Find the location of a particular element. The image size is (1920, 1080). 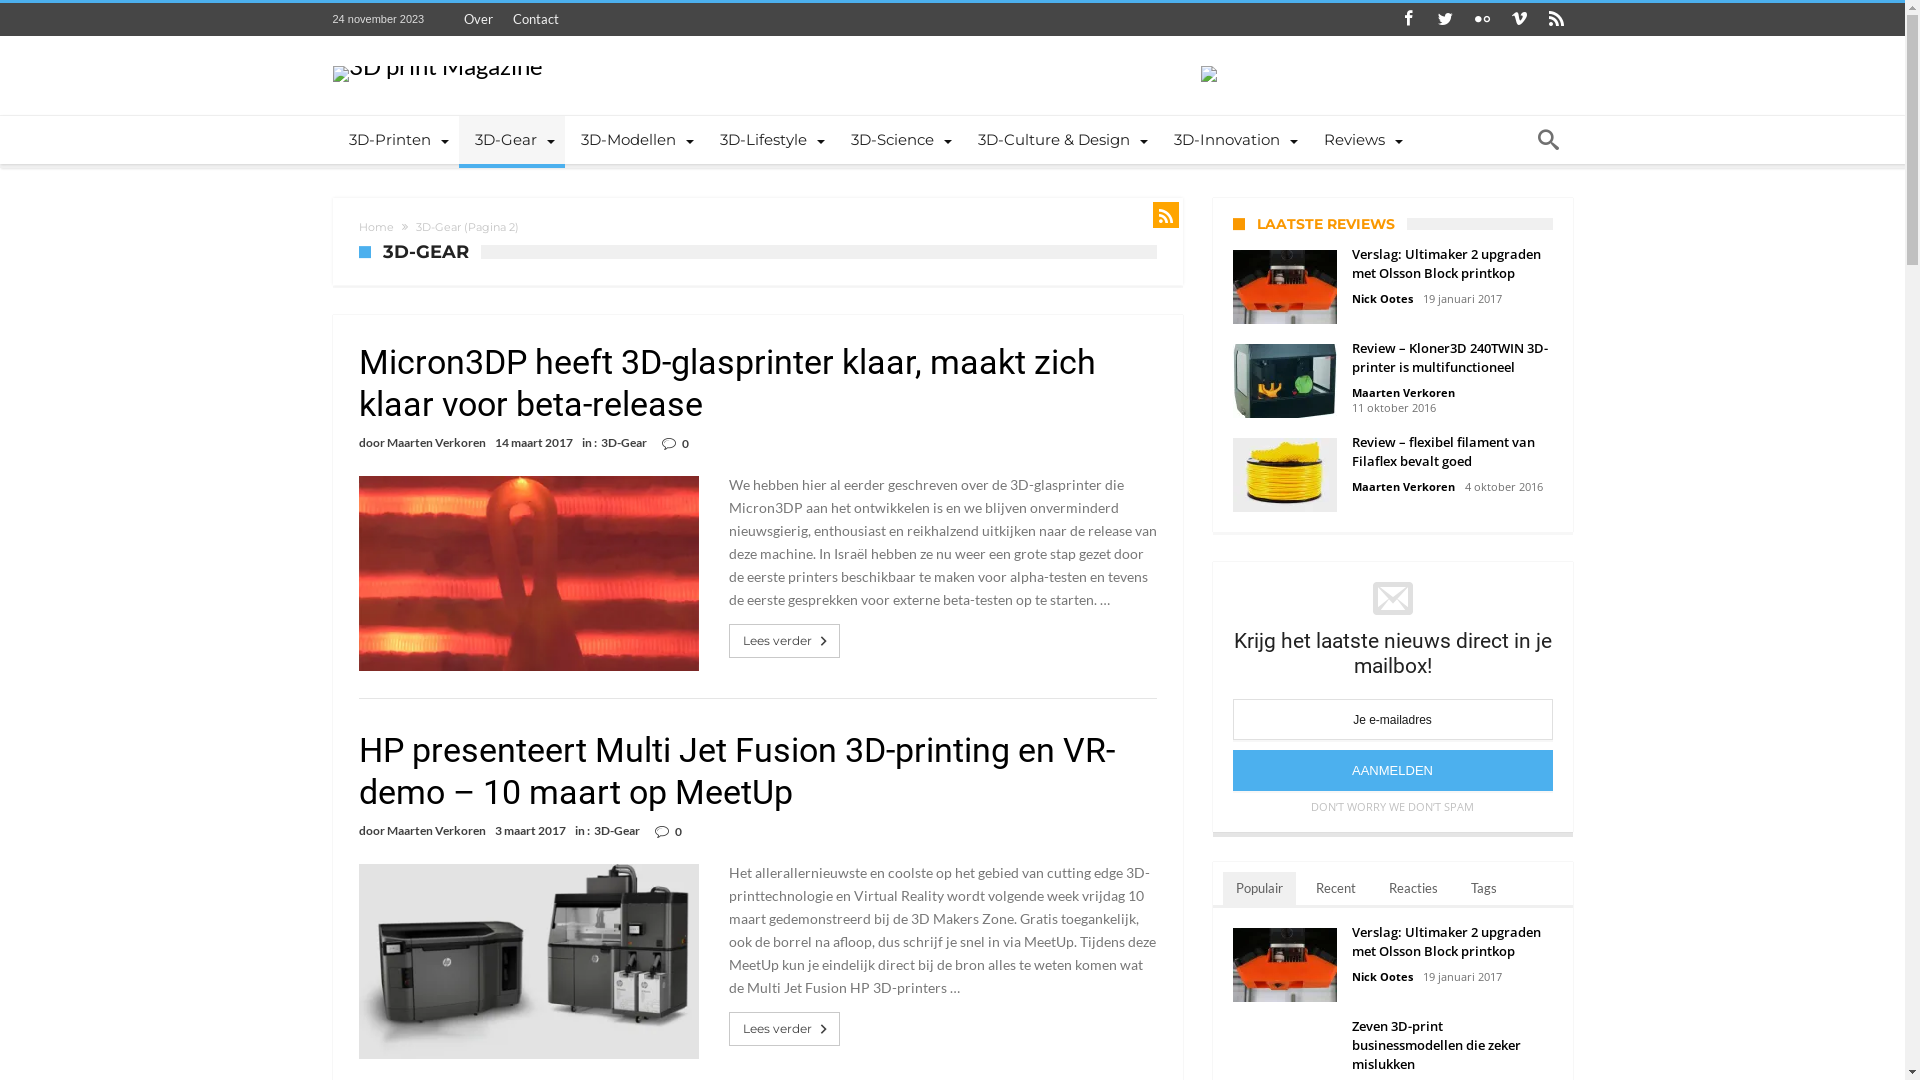

'Nick Ootes' is located at coordinates (1352, 298).